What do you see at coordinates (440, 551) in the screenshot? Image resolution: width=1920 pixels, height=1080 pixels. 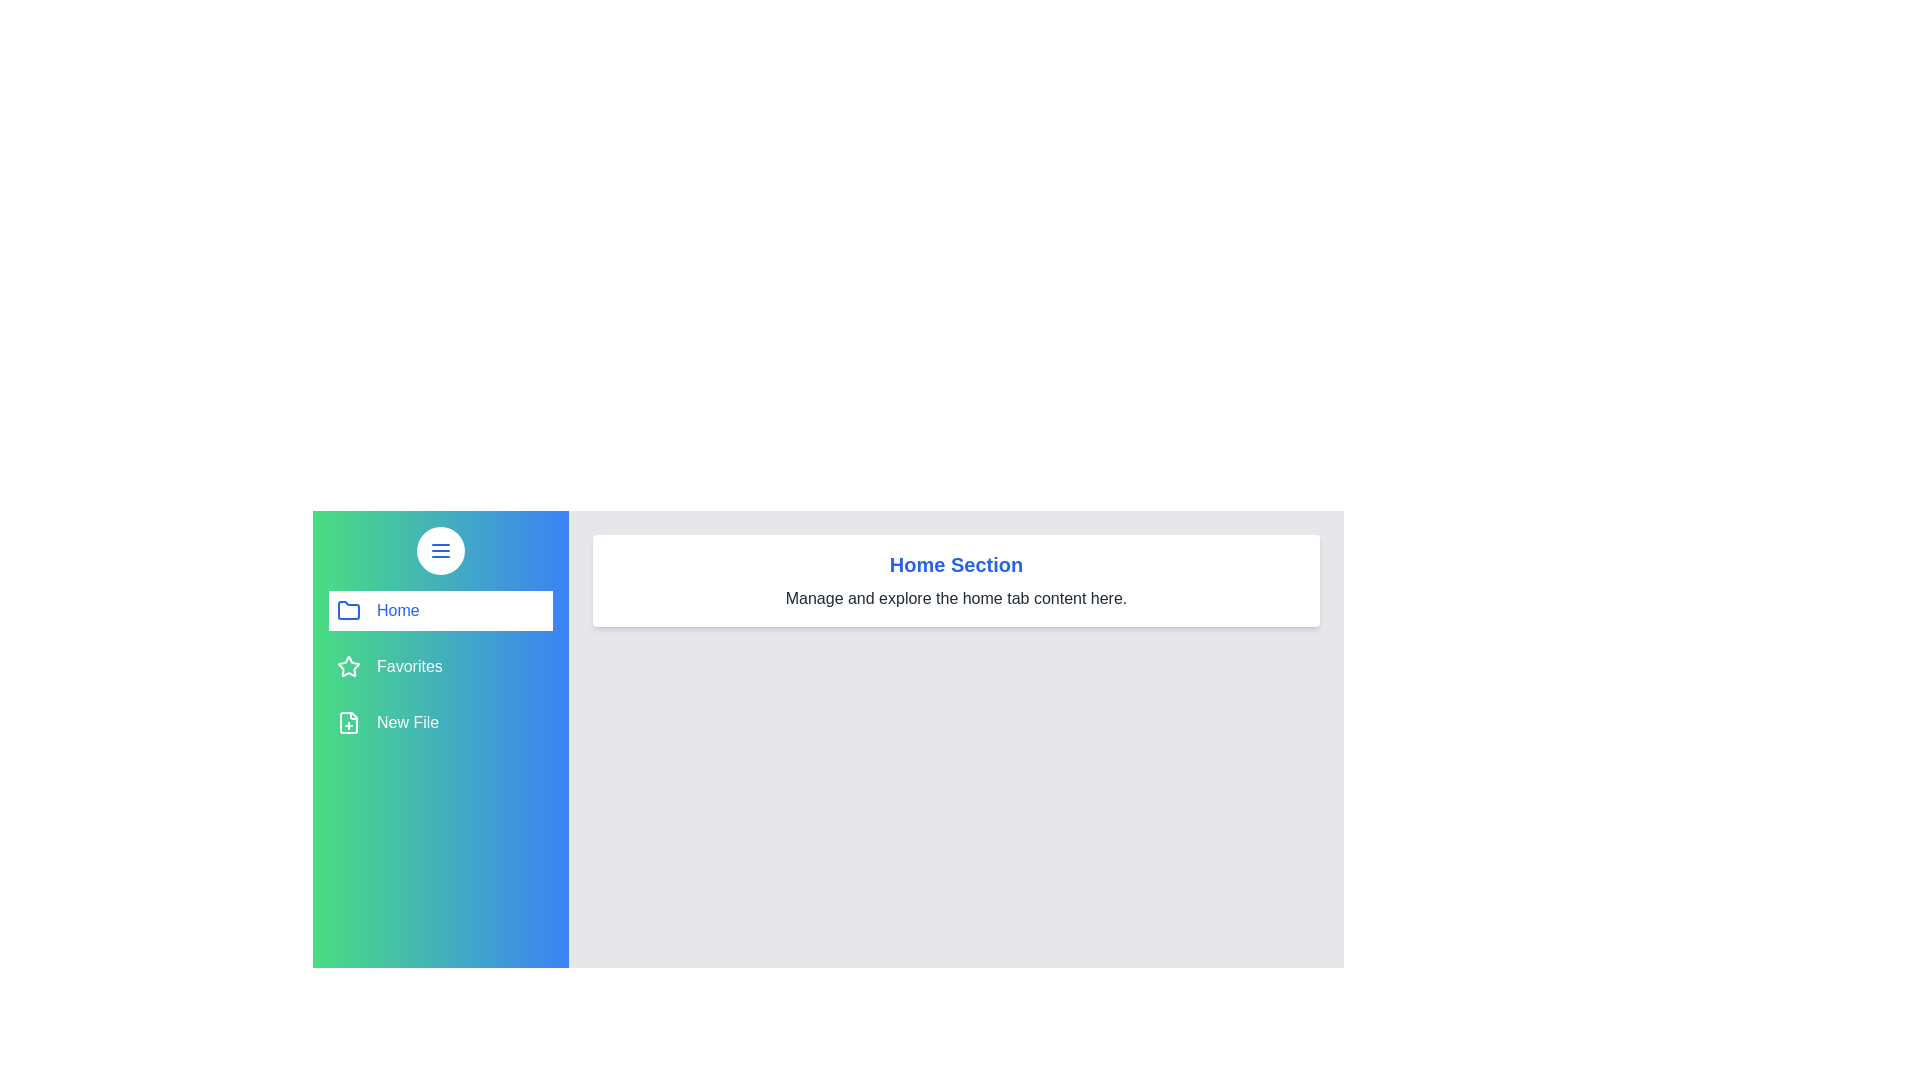 I see `the menu button to toggle the drawer` at bounding box center [440, 551].